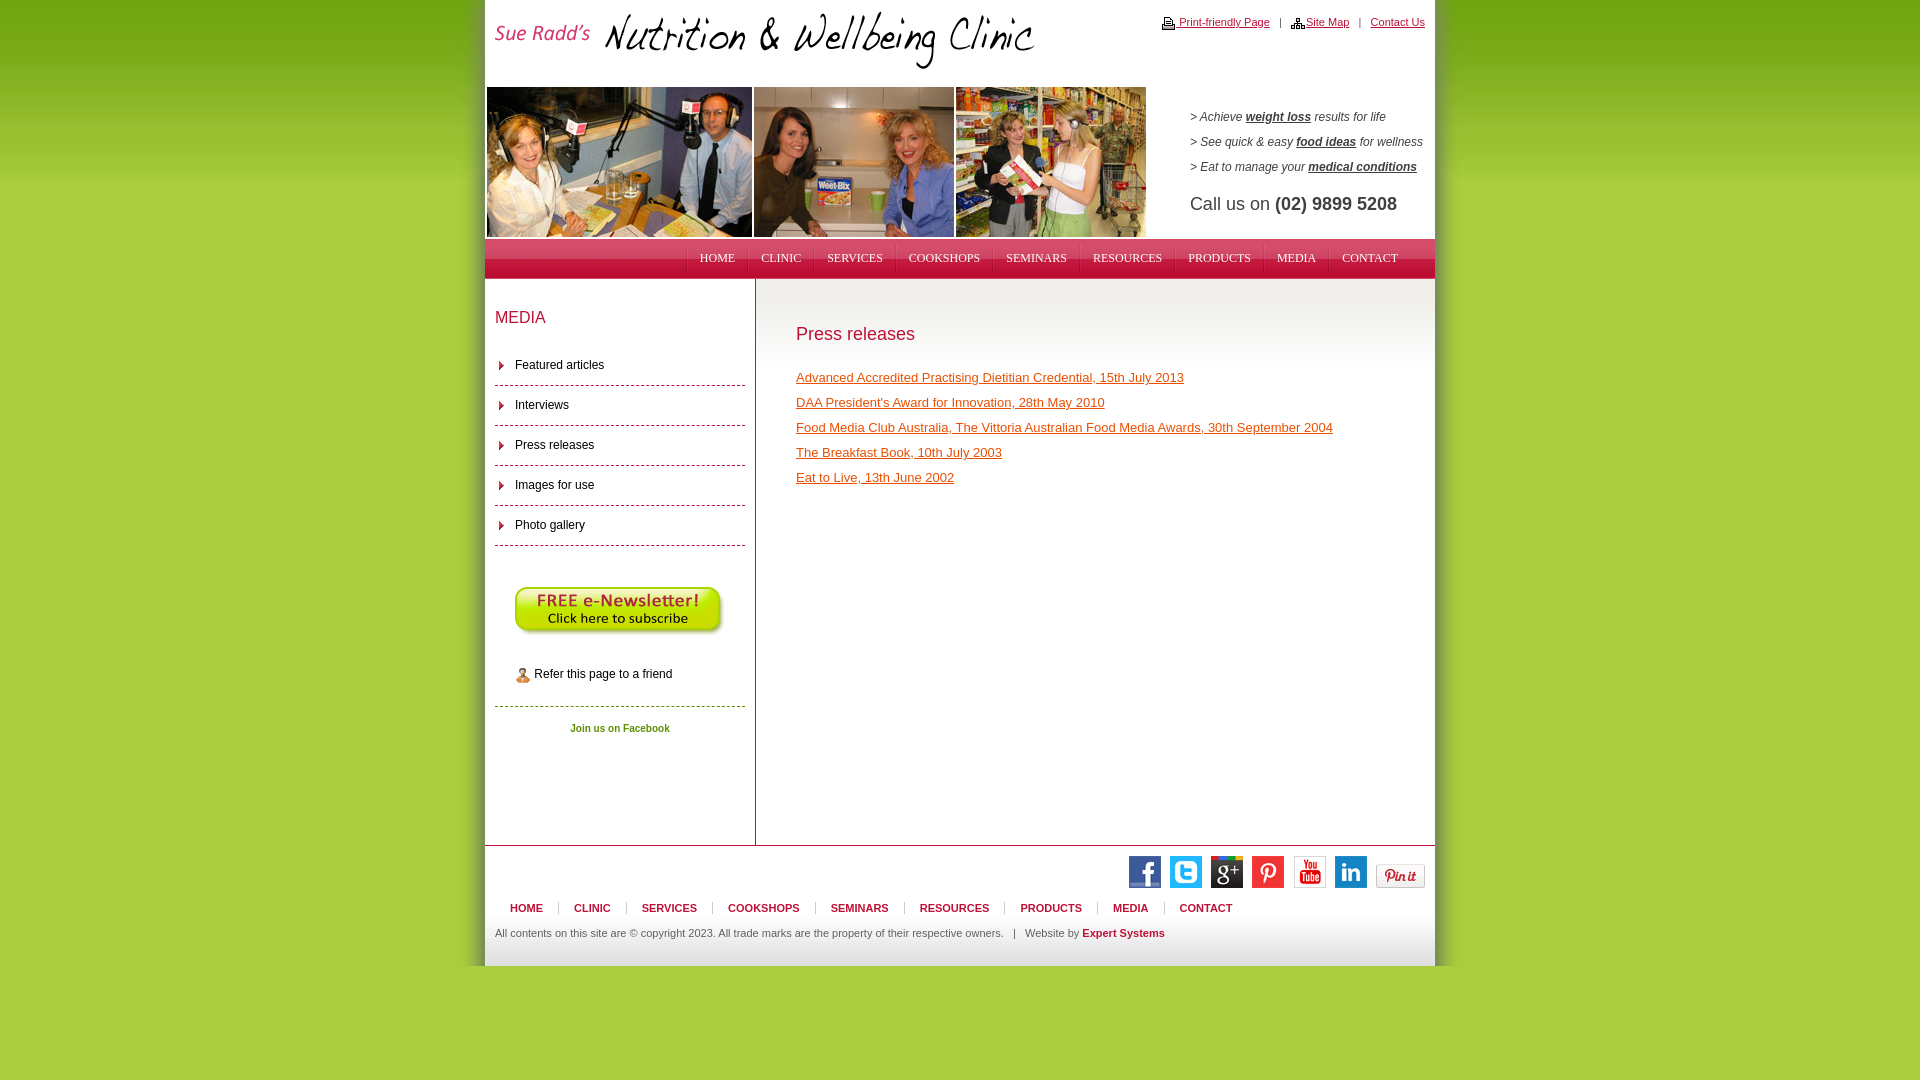 This screenshot has width=1920, height=1080. What do you see at coordinates (1245, 116) in the screenshot?
I see `'weight loss'` at bounding box center [1245, 116].